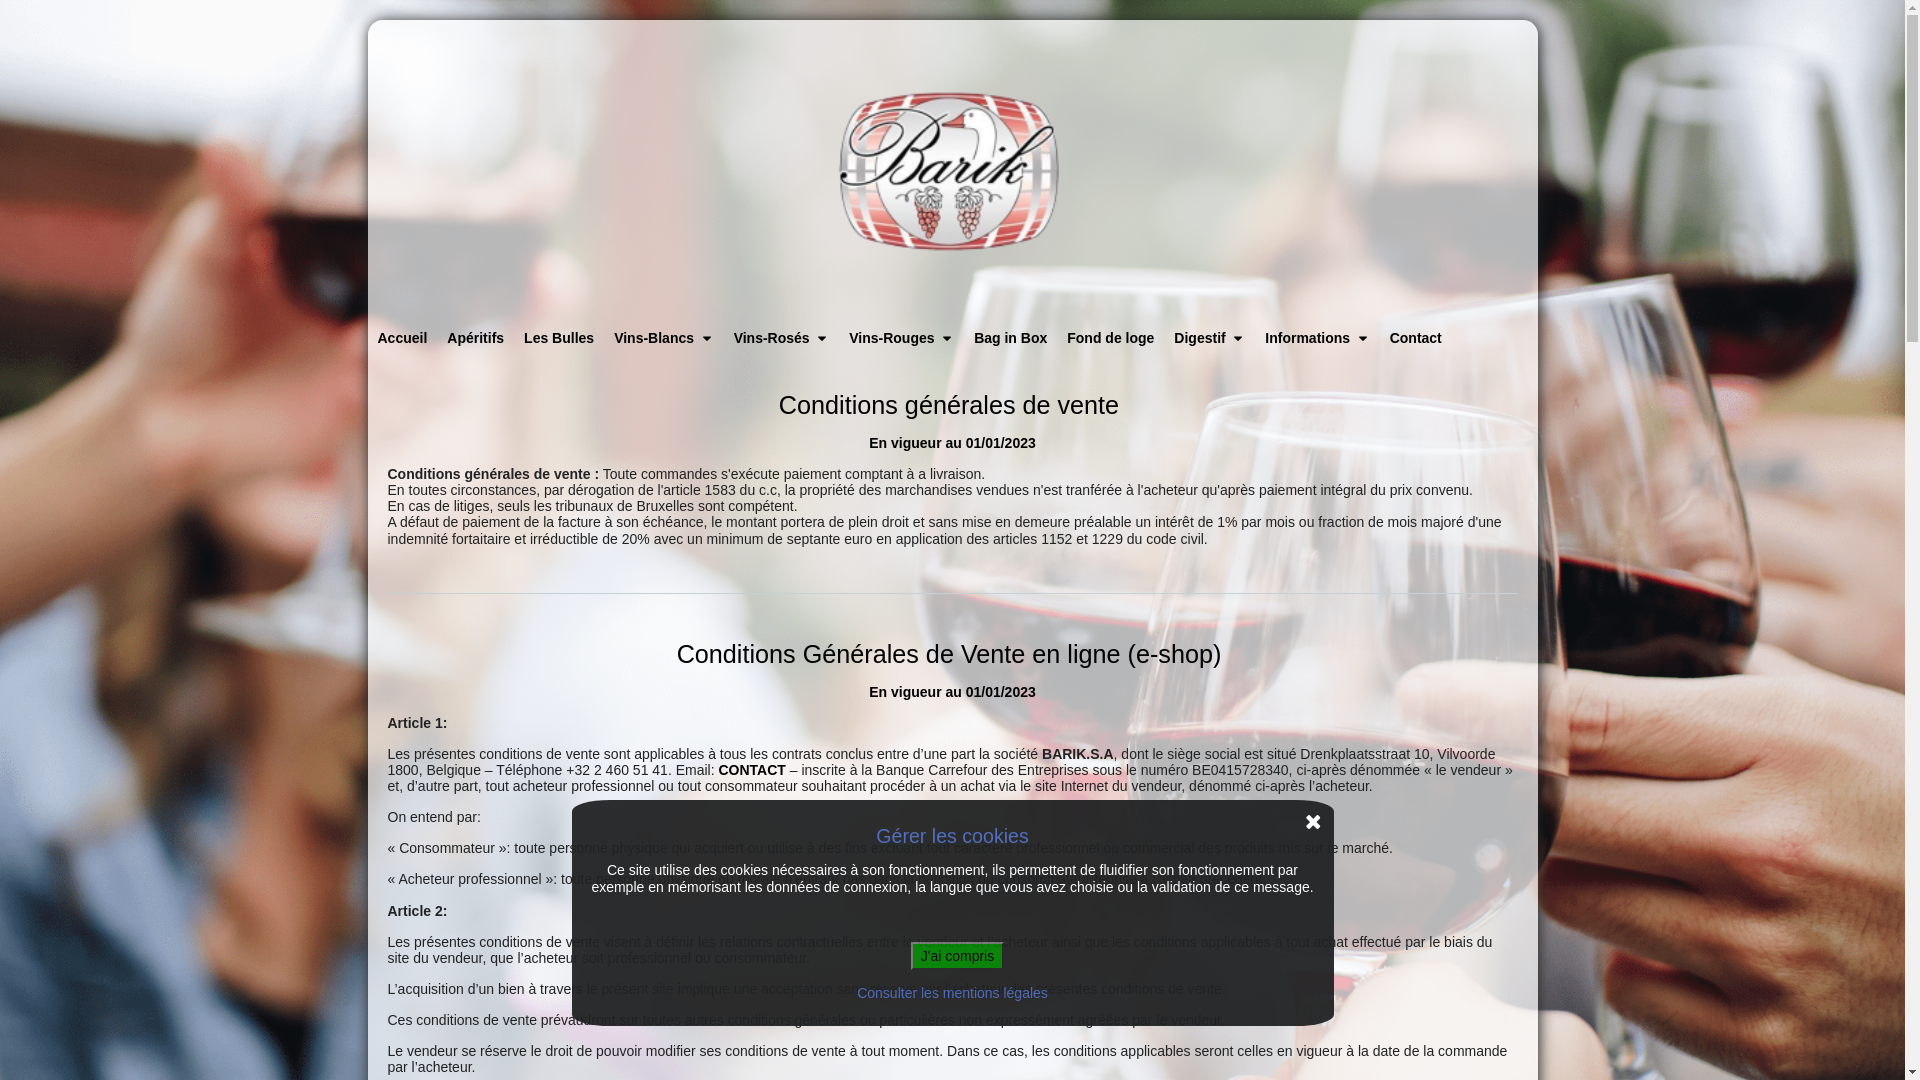 This screenshot has width=1920, height=1080. I want to click on 'Vins-Blancs', so click(603, 337).